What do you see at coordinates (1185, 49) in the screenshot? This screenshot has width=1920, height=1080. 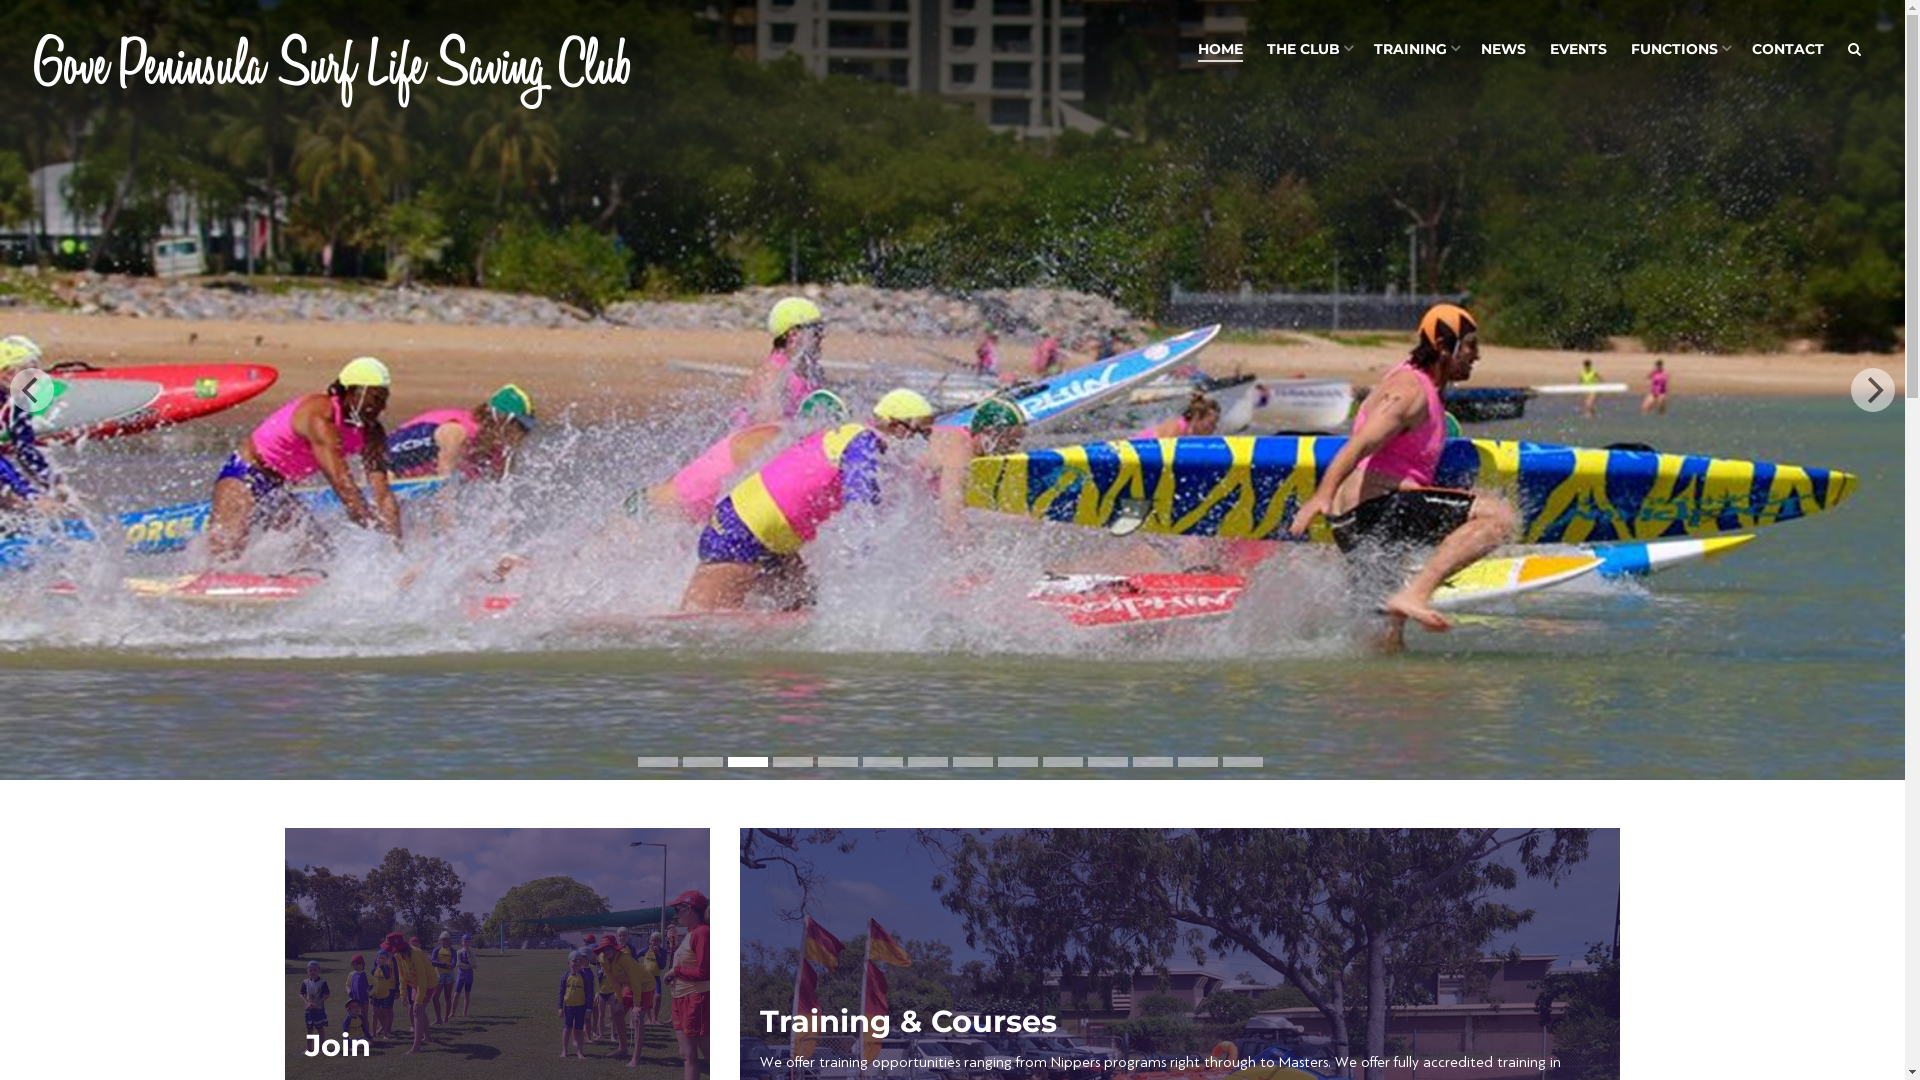 I see `'HOME'` at bounding box center [1185, 49].